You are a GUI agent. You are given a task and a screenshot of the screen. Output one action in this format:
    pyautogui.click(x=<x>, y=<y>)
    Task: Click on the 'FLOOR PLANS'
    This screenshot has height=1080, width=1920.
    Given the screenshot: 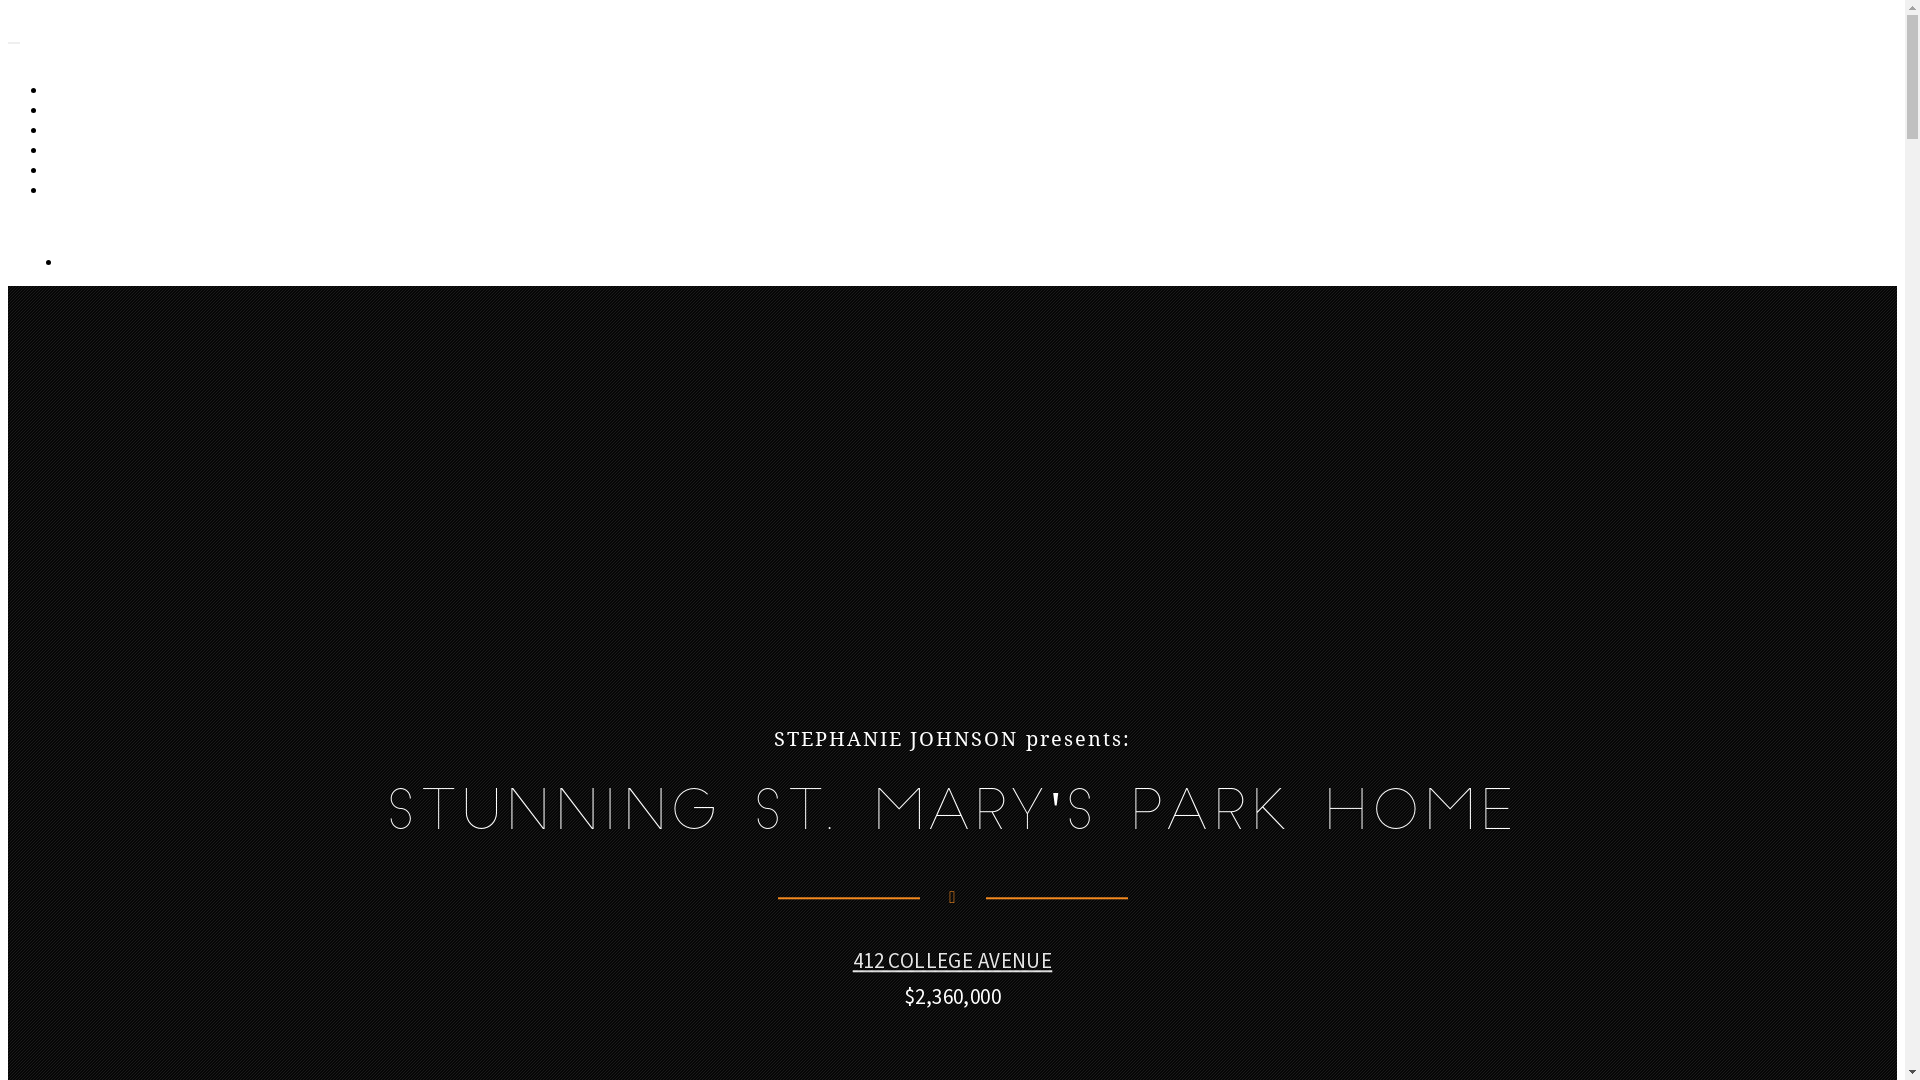 What is the action you would take?
    pyautogui.click(x=51, y=130)
    